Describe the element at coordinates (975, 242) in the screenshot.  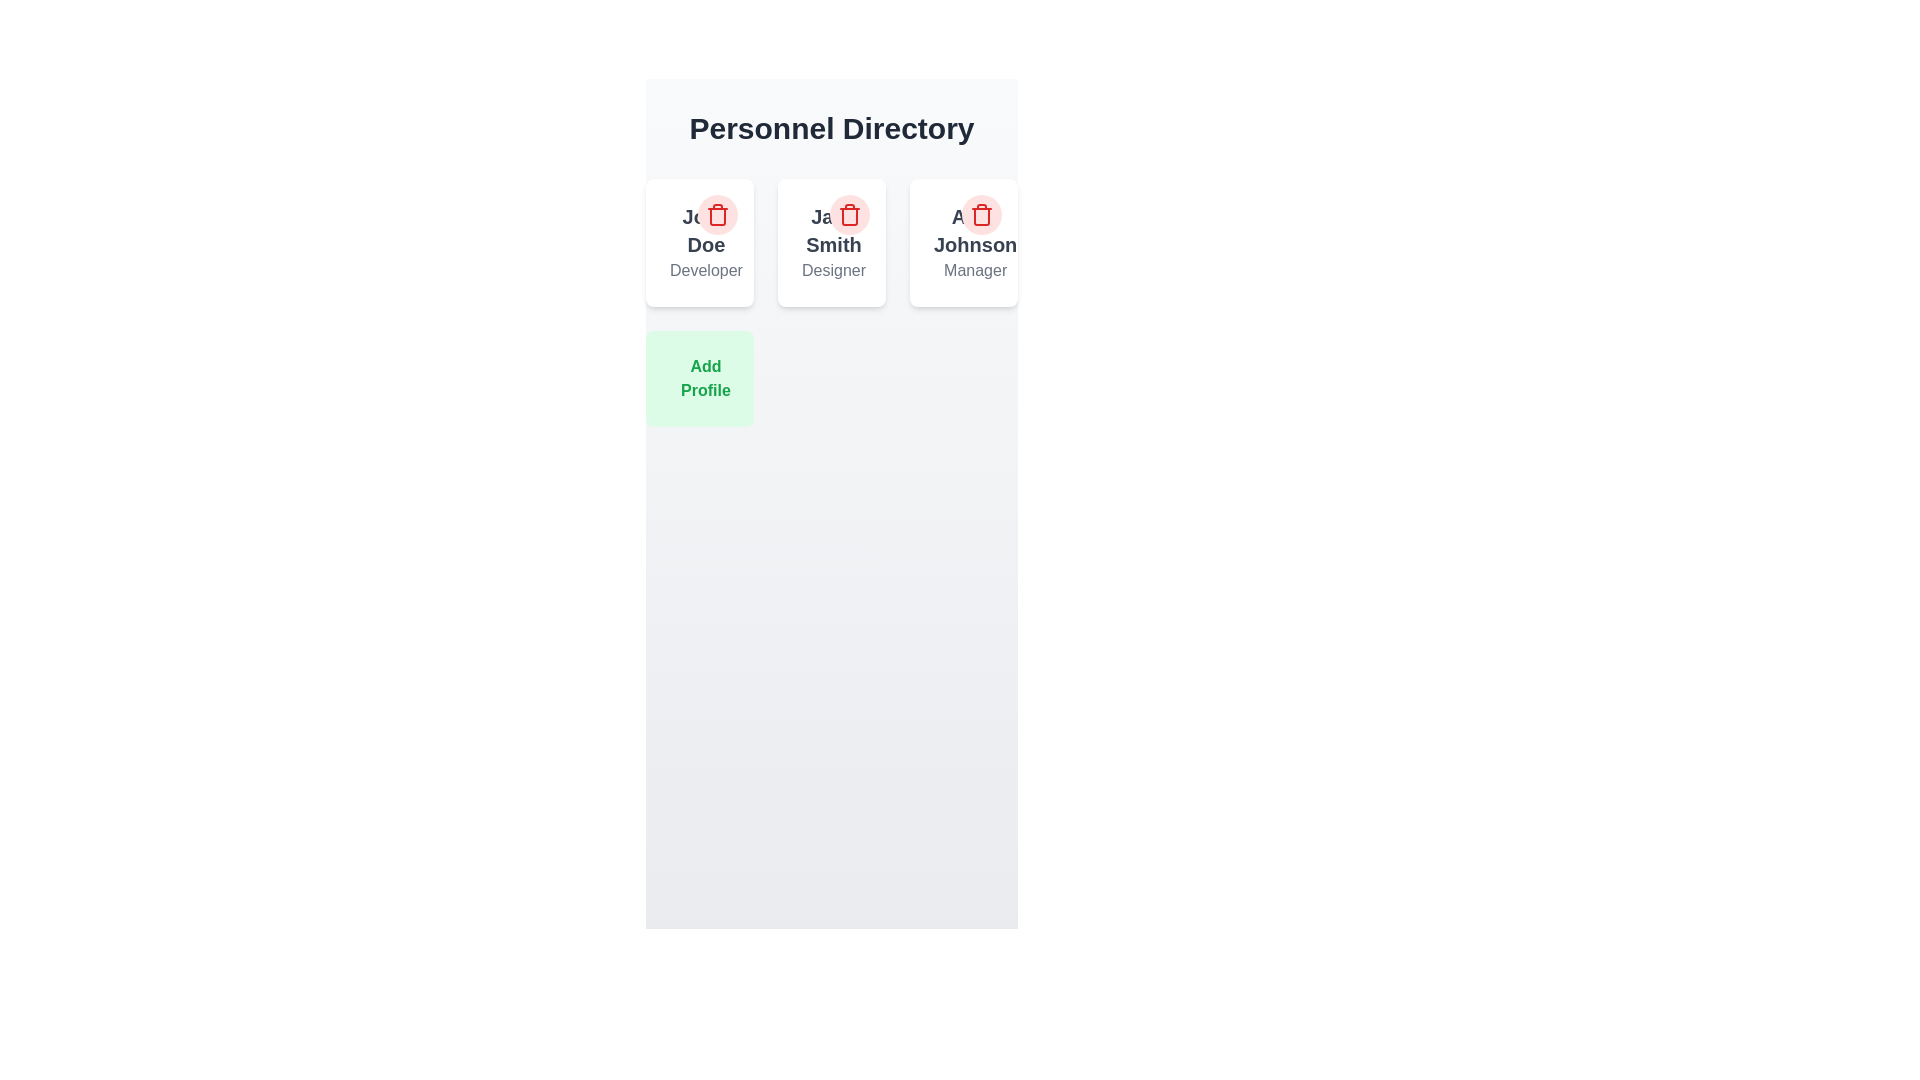
I see `the information display block containing the name 'Alice Johnson' and title 'Manager', which is the third card in a grid layout` at that location.